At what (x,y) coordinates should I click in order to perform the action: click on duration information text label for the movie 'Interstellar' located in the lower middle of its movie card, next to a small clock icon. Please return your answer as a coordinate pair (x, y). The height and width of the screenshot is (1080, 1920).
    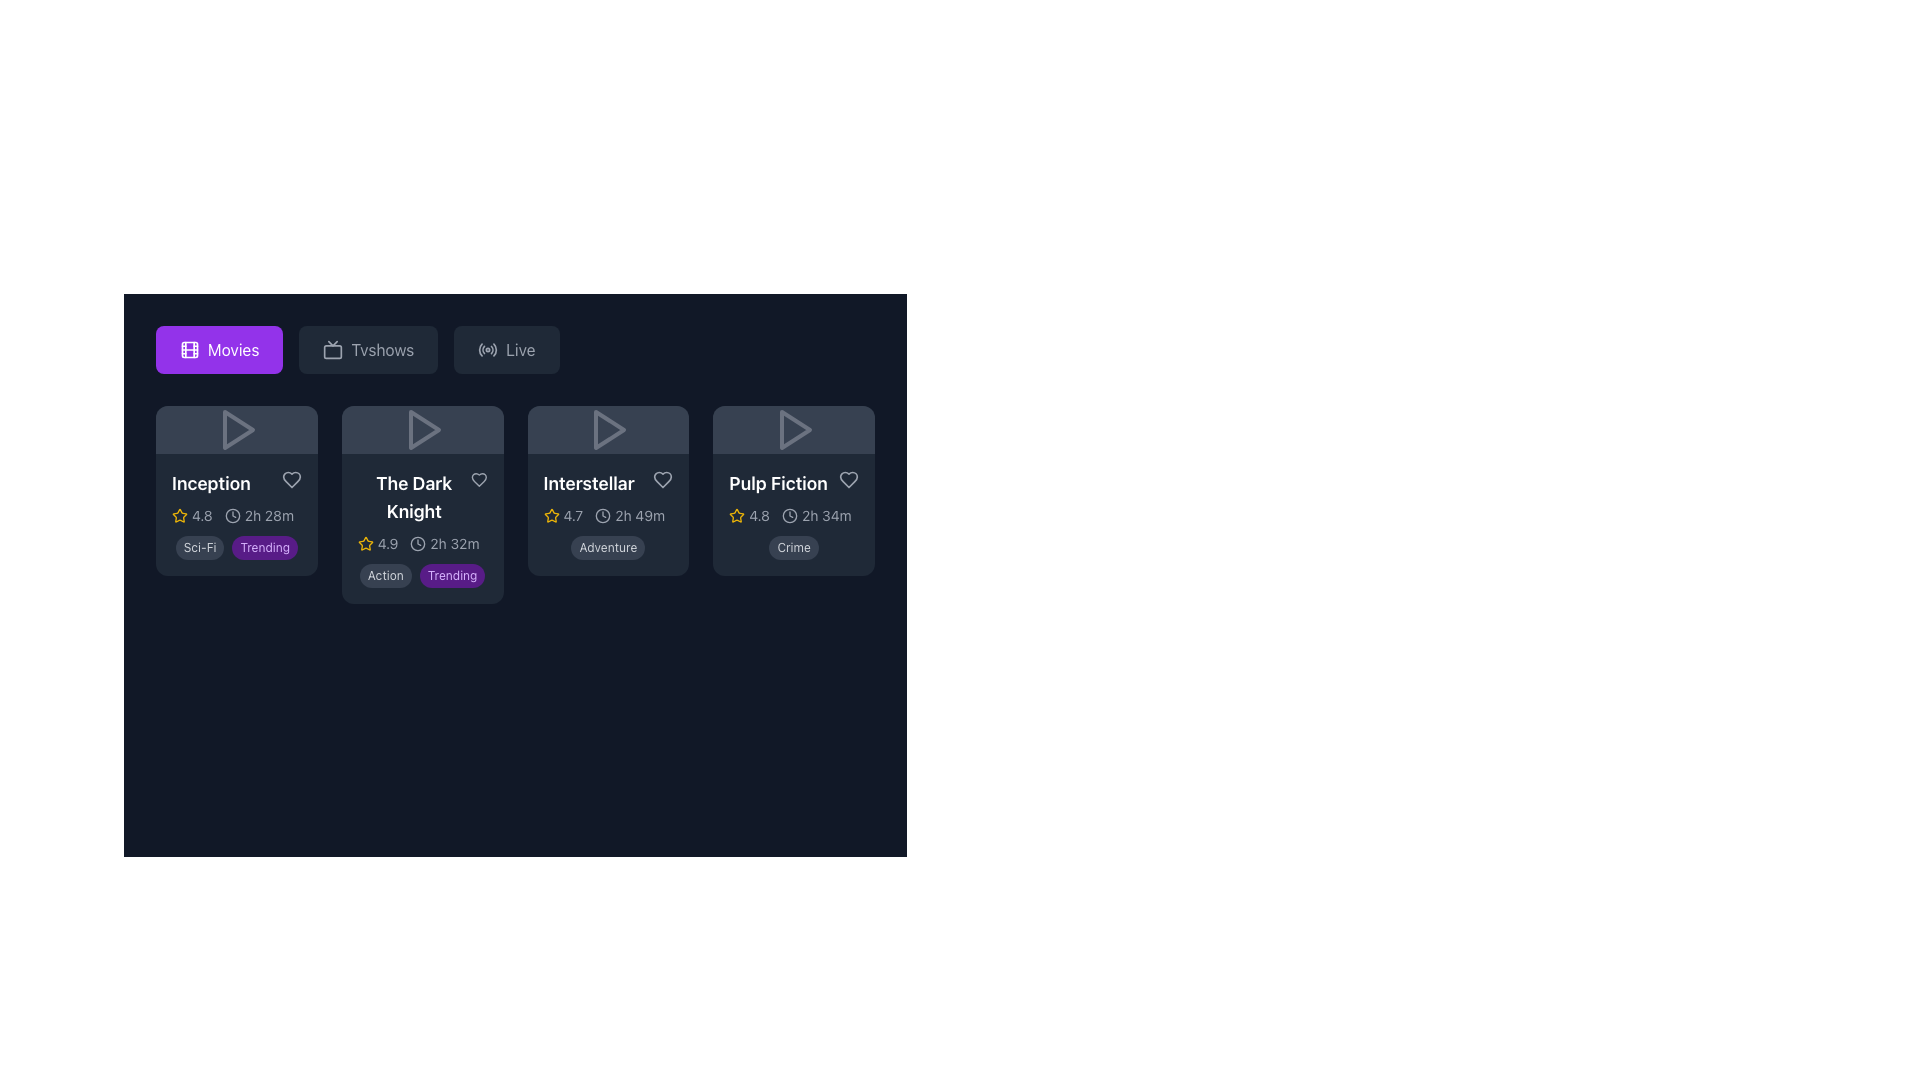
    Looking at the image, I should click on (640, 515).